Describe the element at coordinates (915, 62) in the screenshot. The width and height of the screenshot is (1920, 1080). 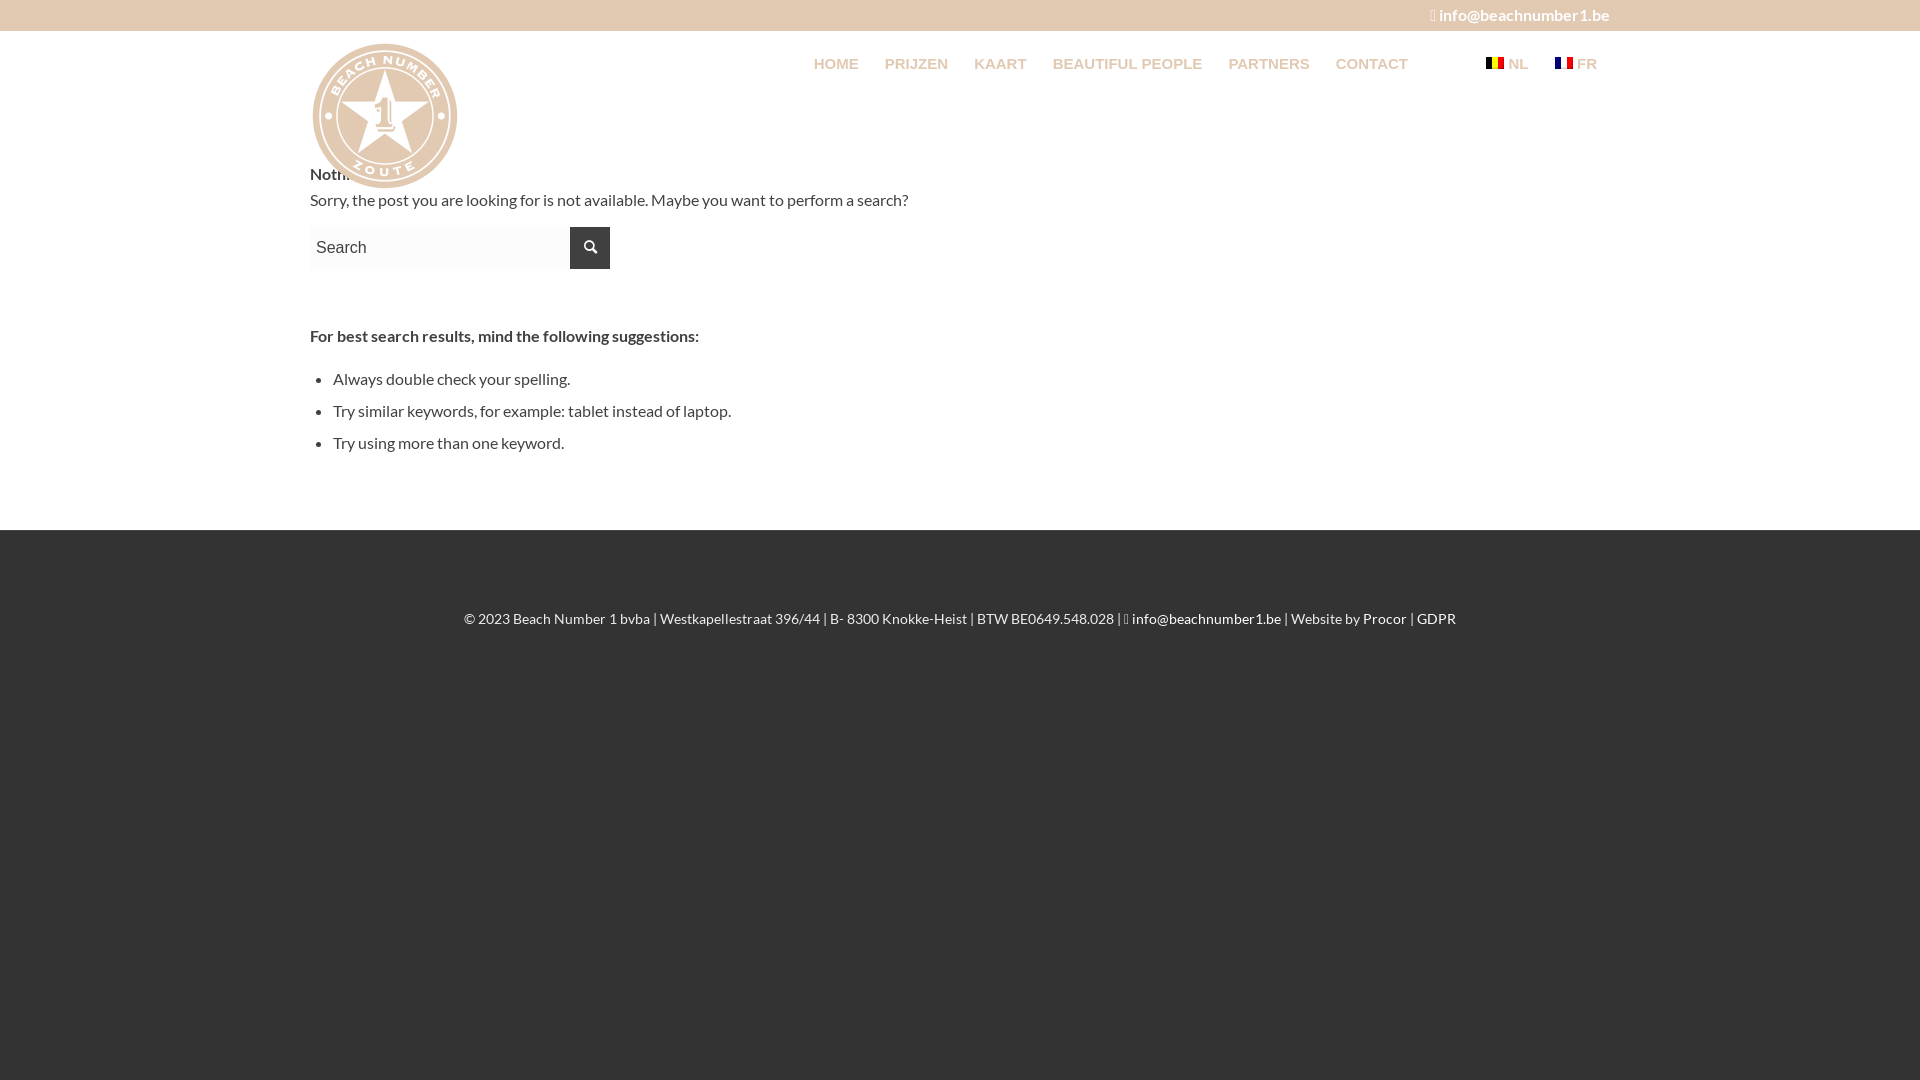
I see `'PRIJZEN'` at that location.